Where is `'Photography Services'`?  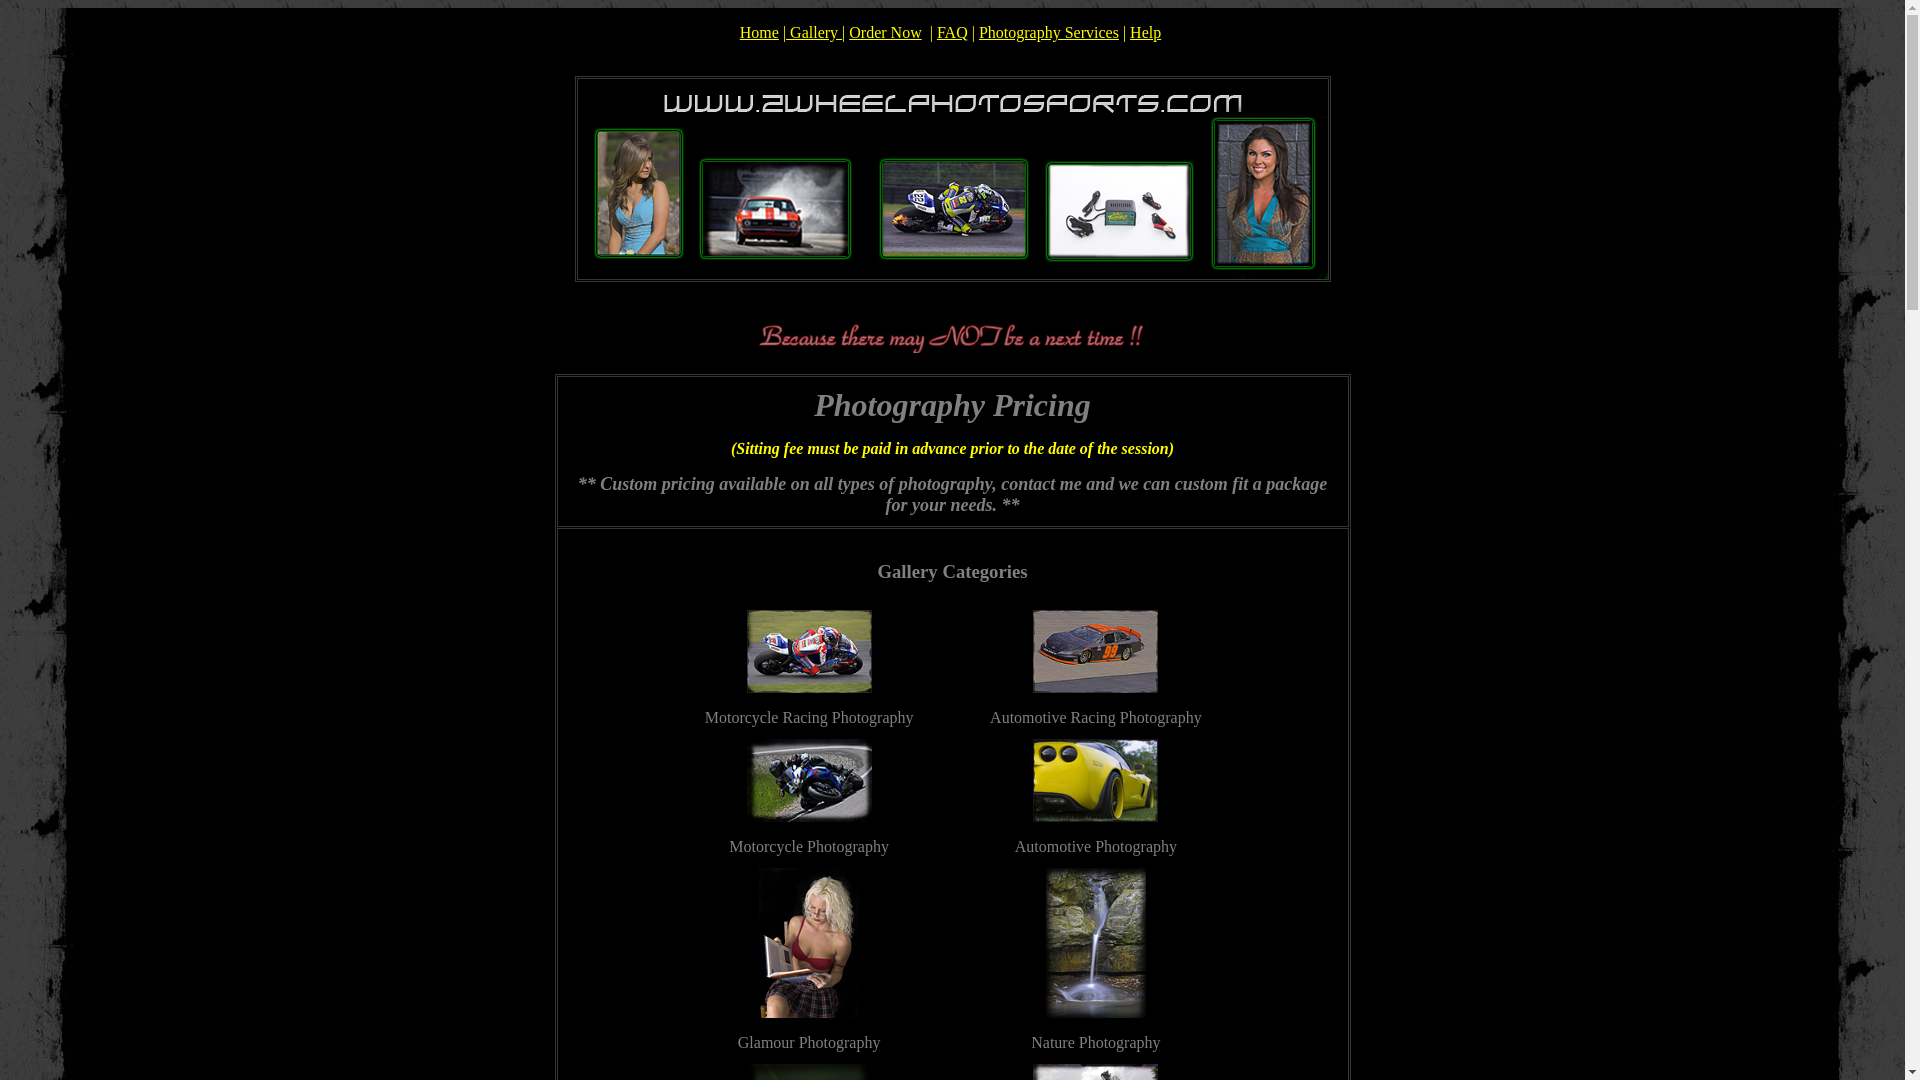
'Photography Services' is located at coordinates (1048, 32).